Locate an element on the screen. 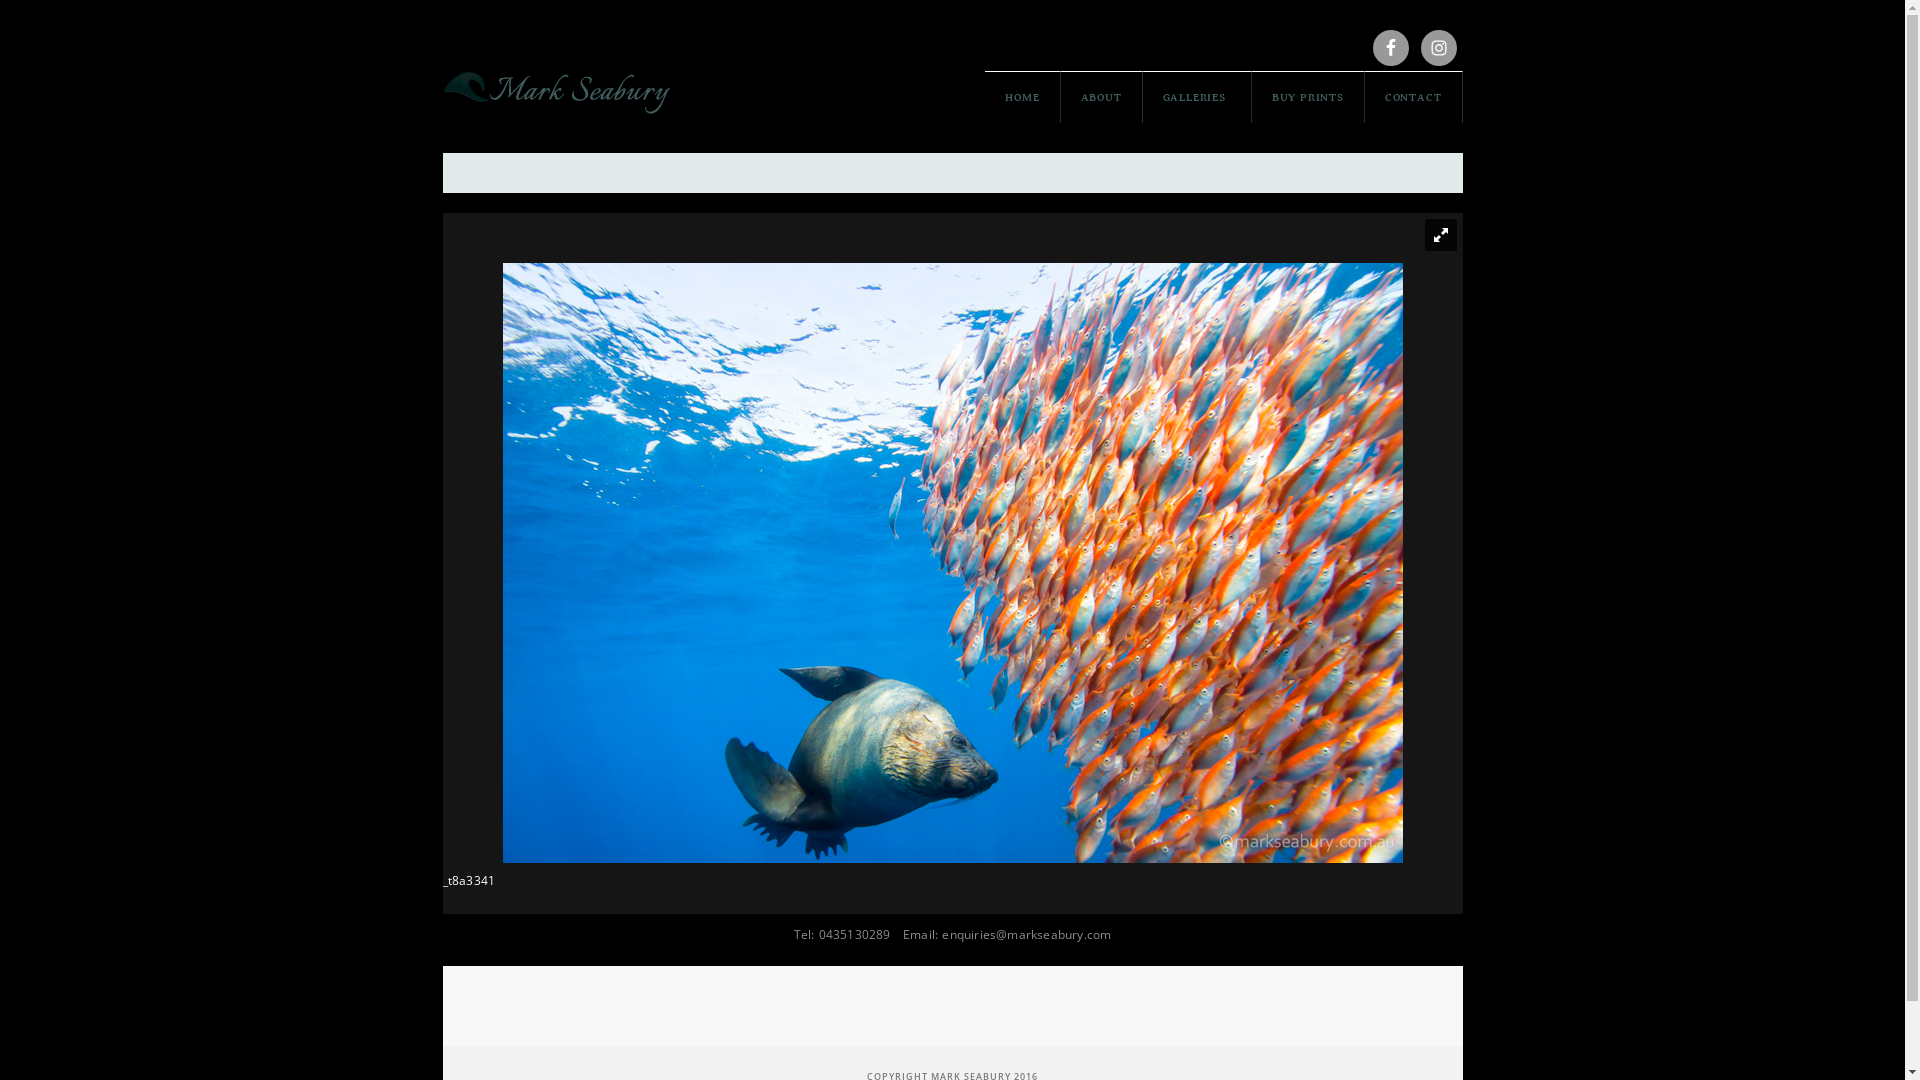 The image size is (1920, 1080). 'HOME' is located at coordinates (1022, 96).